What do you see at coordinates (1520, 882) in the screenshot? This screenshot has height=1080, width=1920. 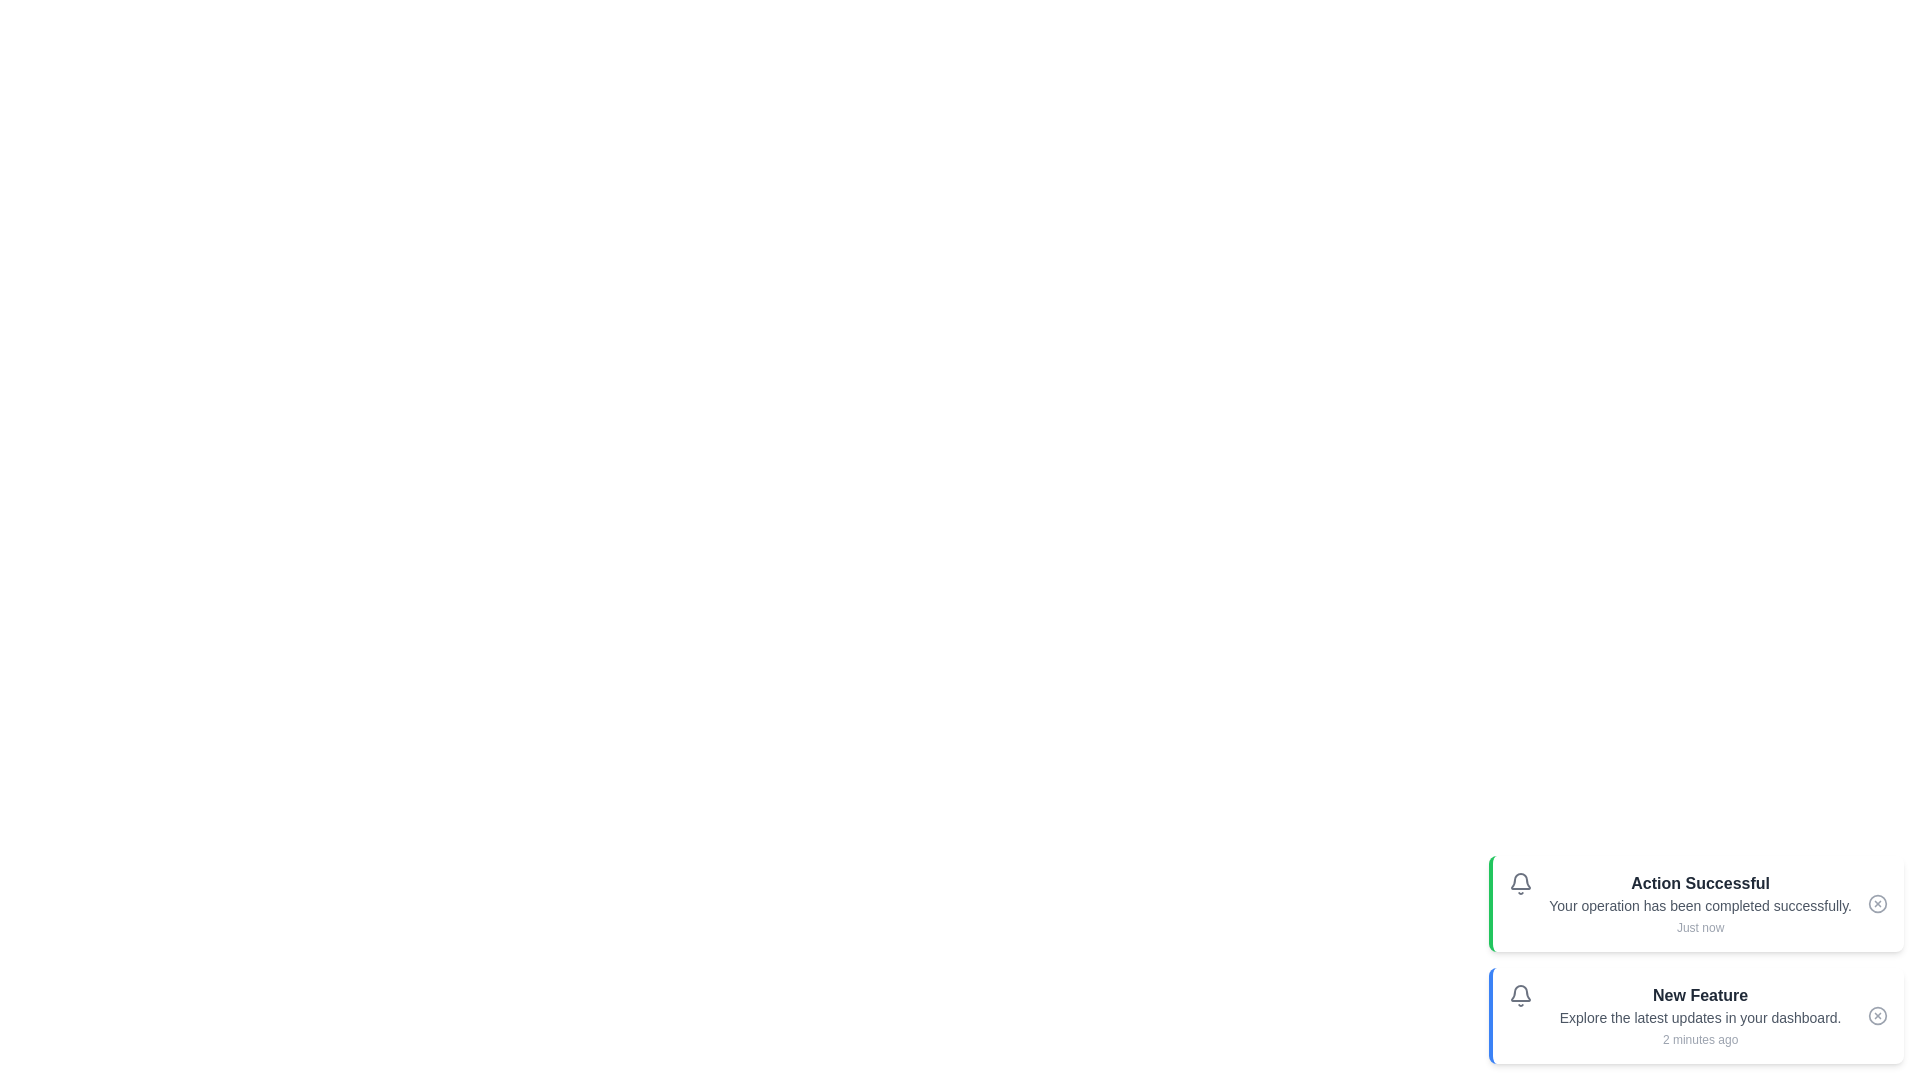 I see `the bell icon located on the leftmost side of the 'Action Successful' notification panel, which signifies an alert or event` at bounding box center [1520, 882].